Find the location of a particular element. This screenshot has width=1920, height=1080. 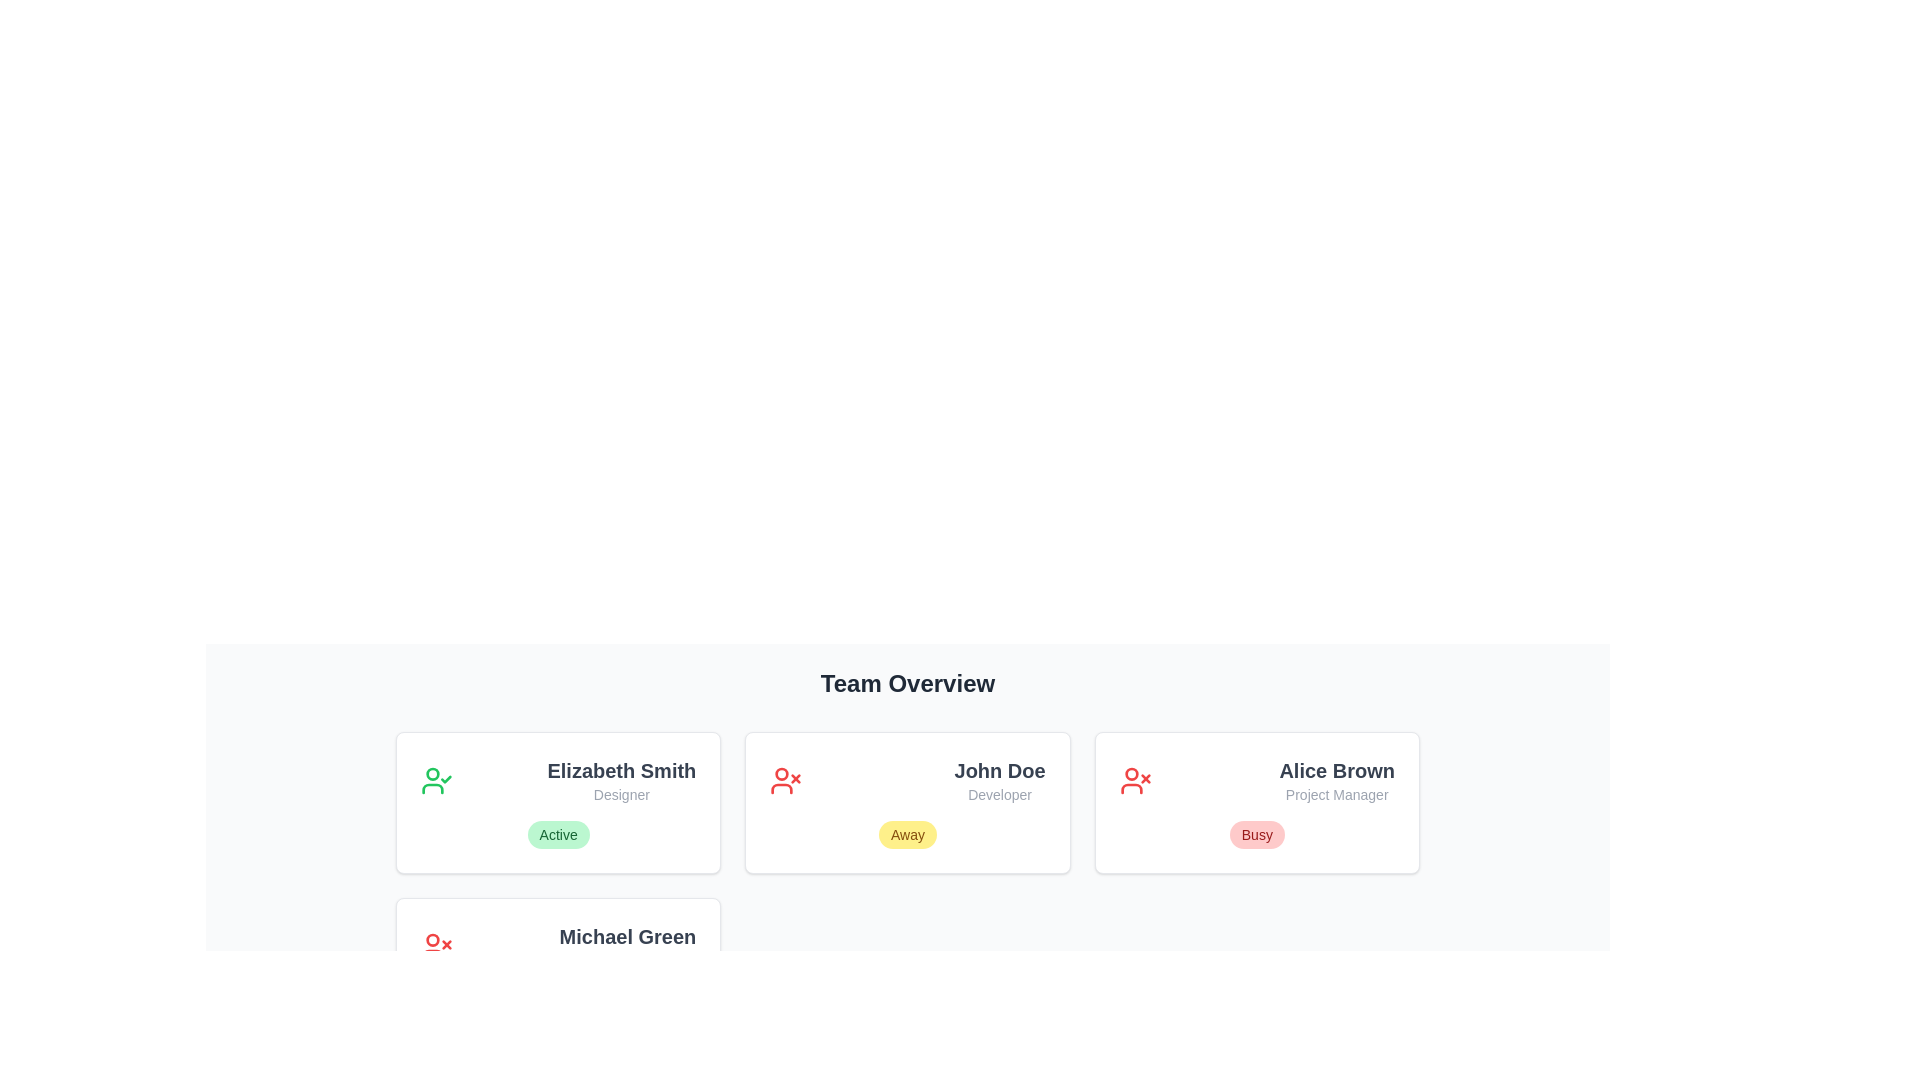

the Text label displaying the name and role of an individual, located in the rightmost card under 'Team Overview', above the 'Busy' status indicator is located at coordinates (1337, 779).